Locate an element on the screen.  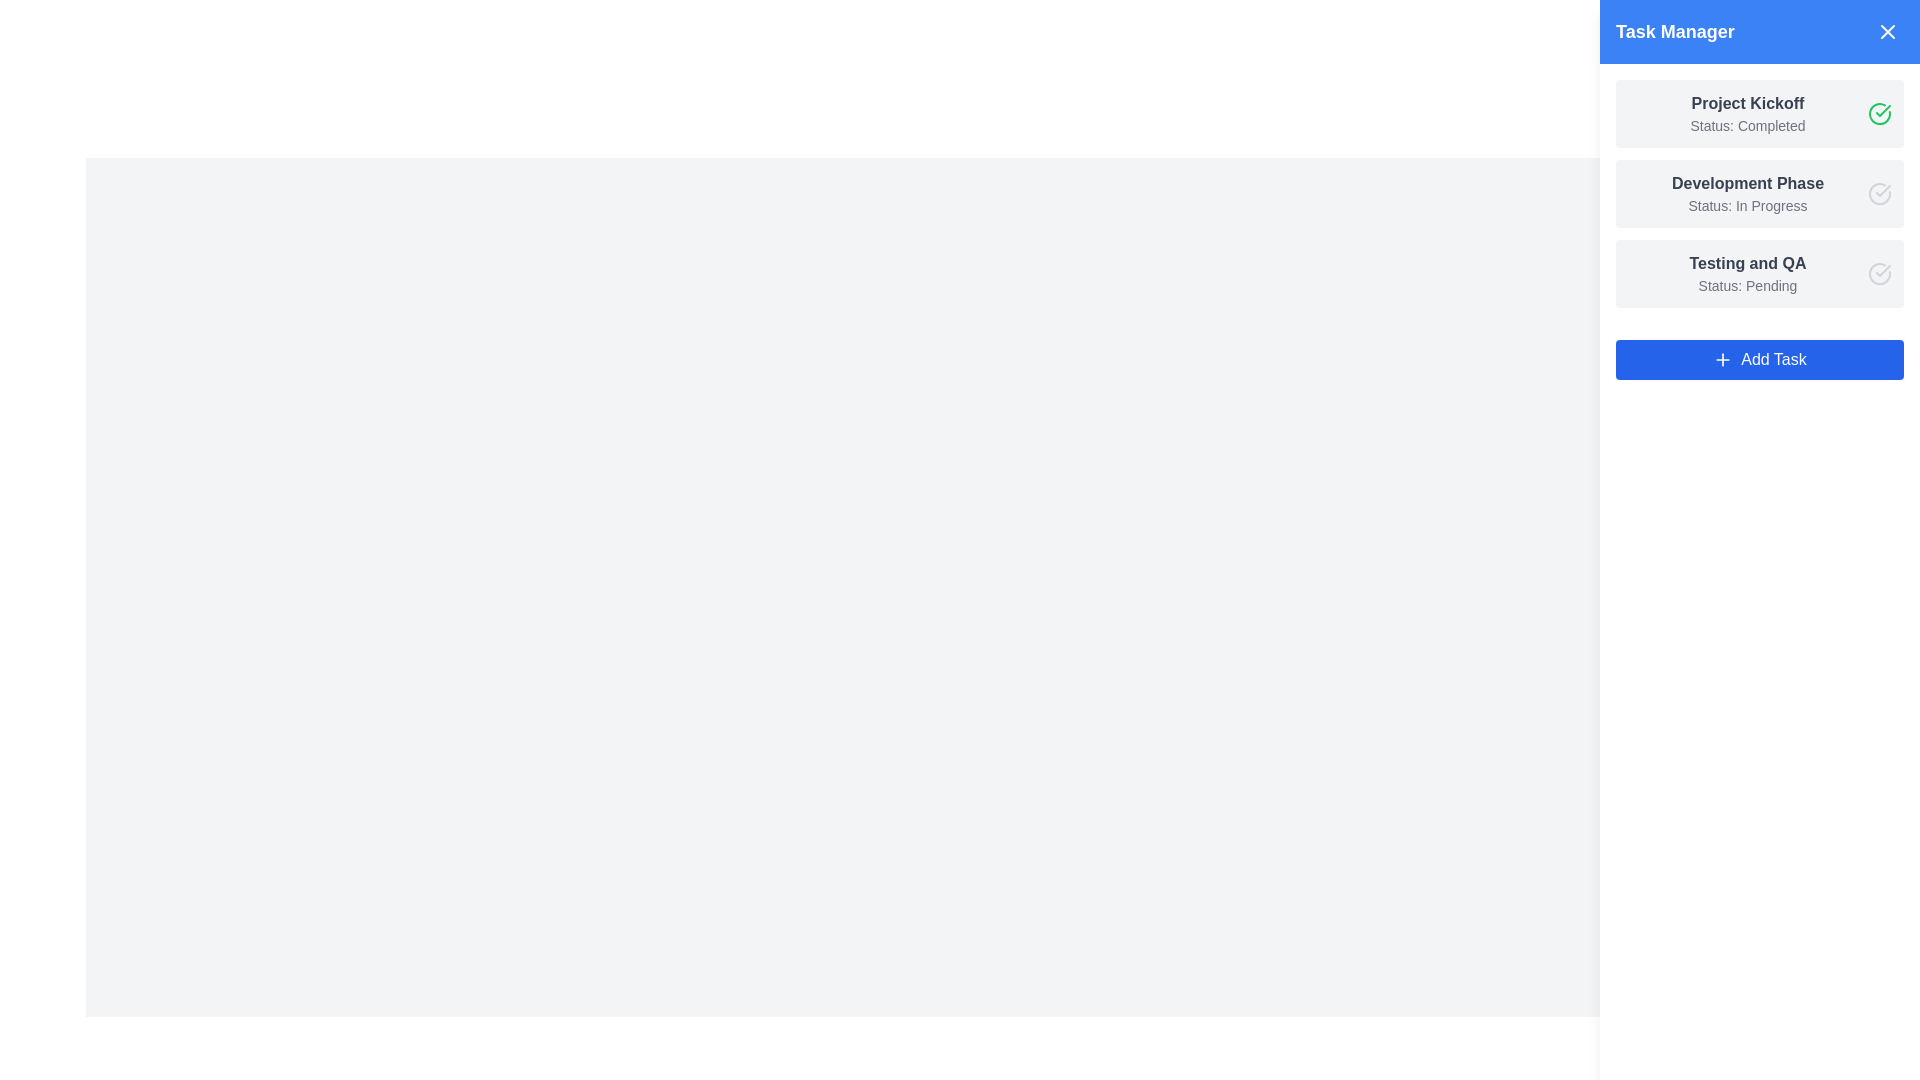
the text block displaying 'Project Kickoff' and 'Status: Completed' for accessibility purposes is located at coordinates (1746, 114).